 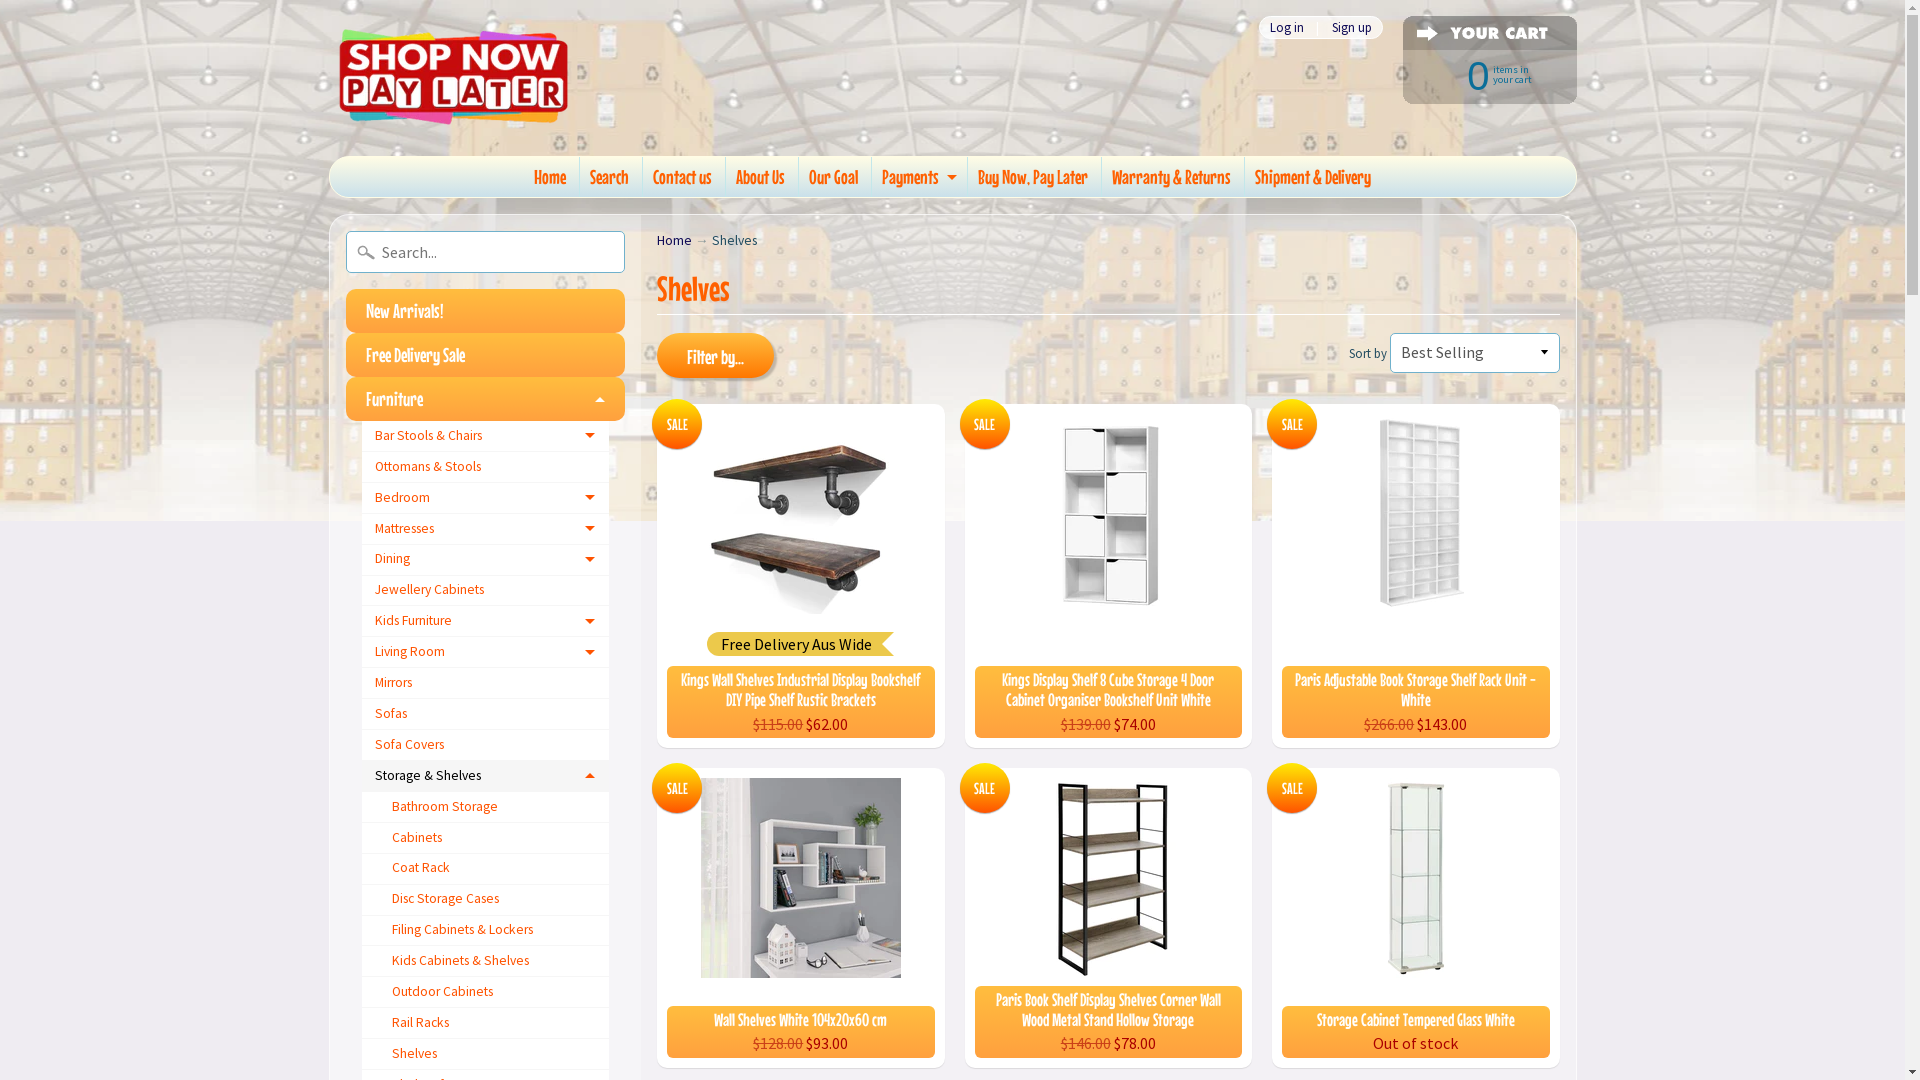 What do you see at coordinates (1258, 27) in the screenshot?
I see `'Log in'` at bounding box center [1258, 27].